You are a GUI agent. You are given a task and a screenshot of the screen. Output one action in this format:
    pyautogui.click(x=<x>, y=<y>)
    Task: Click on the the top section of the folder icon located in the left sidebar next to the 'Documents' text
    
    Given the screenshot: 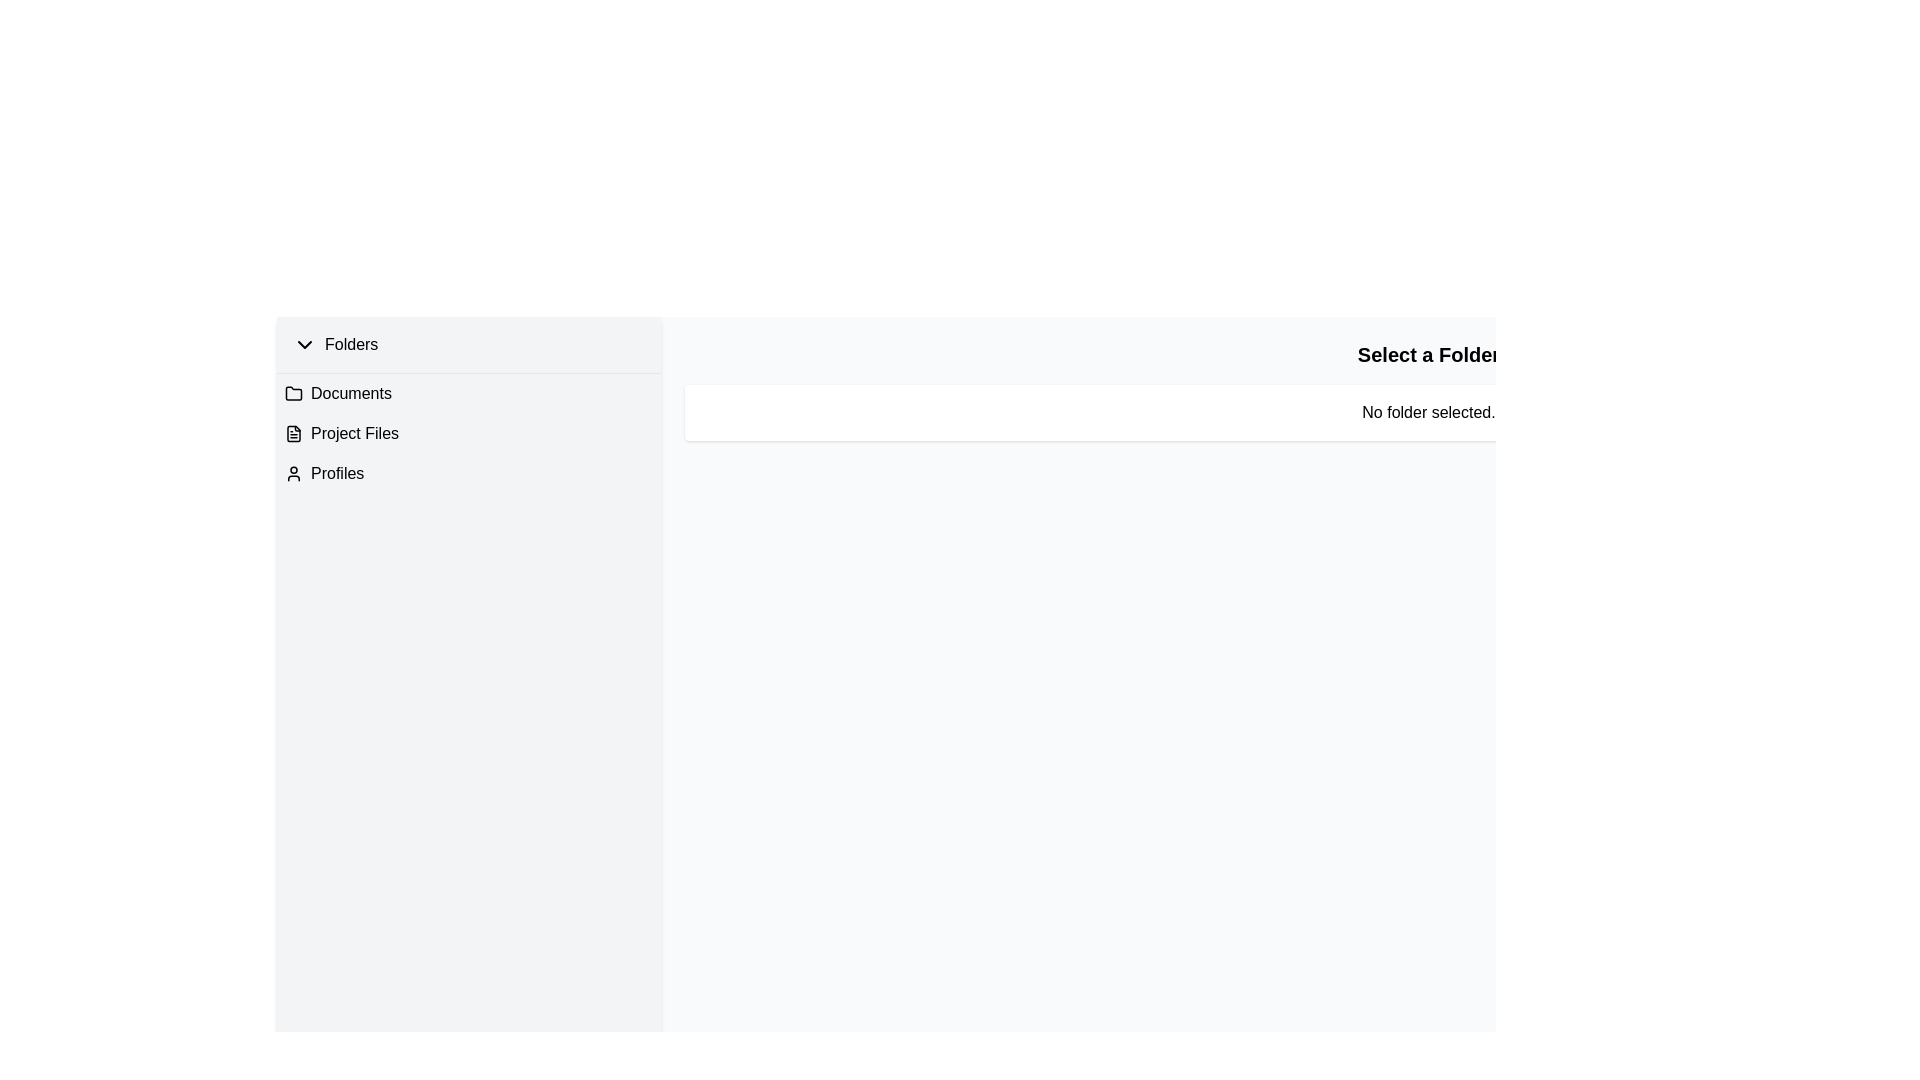 What is the action you would take?
    pyautogui.click(x=292, y=393)
    